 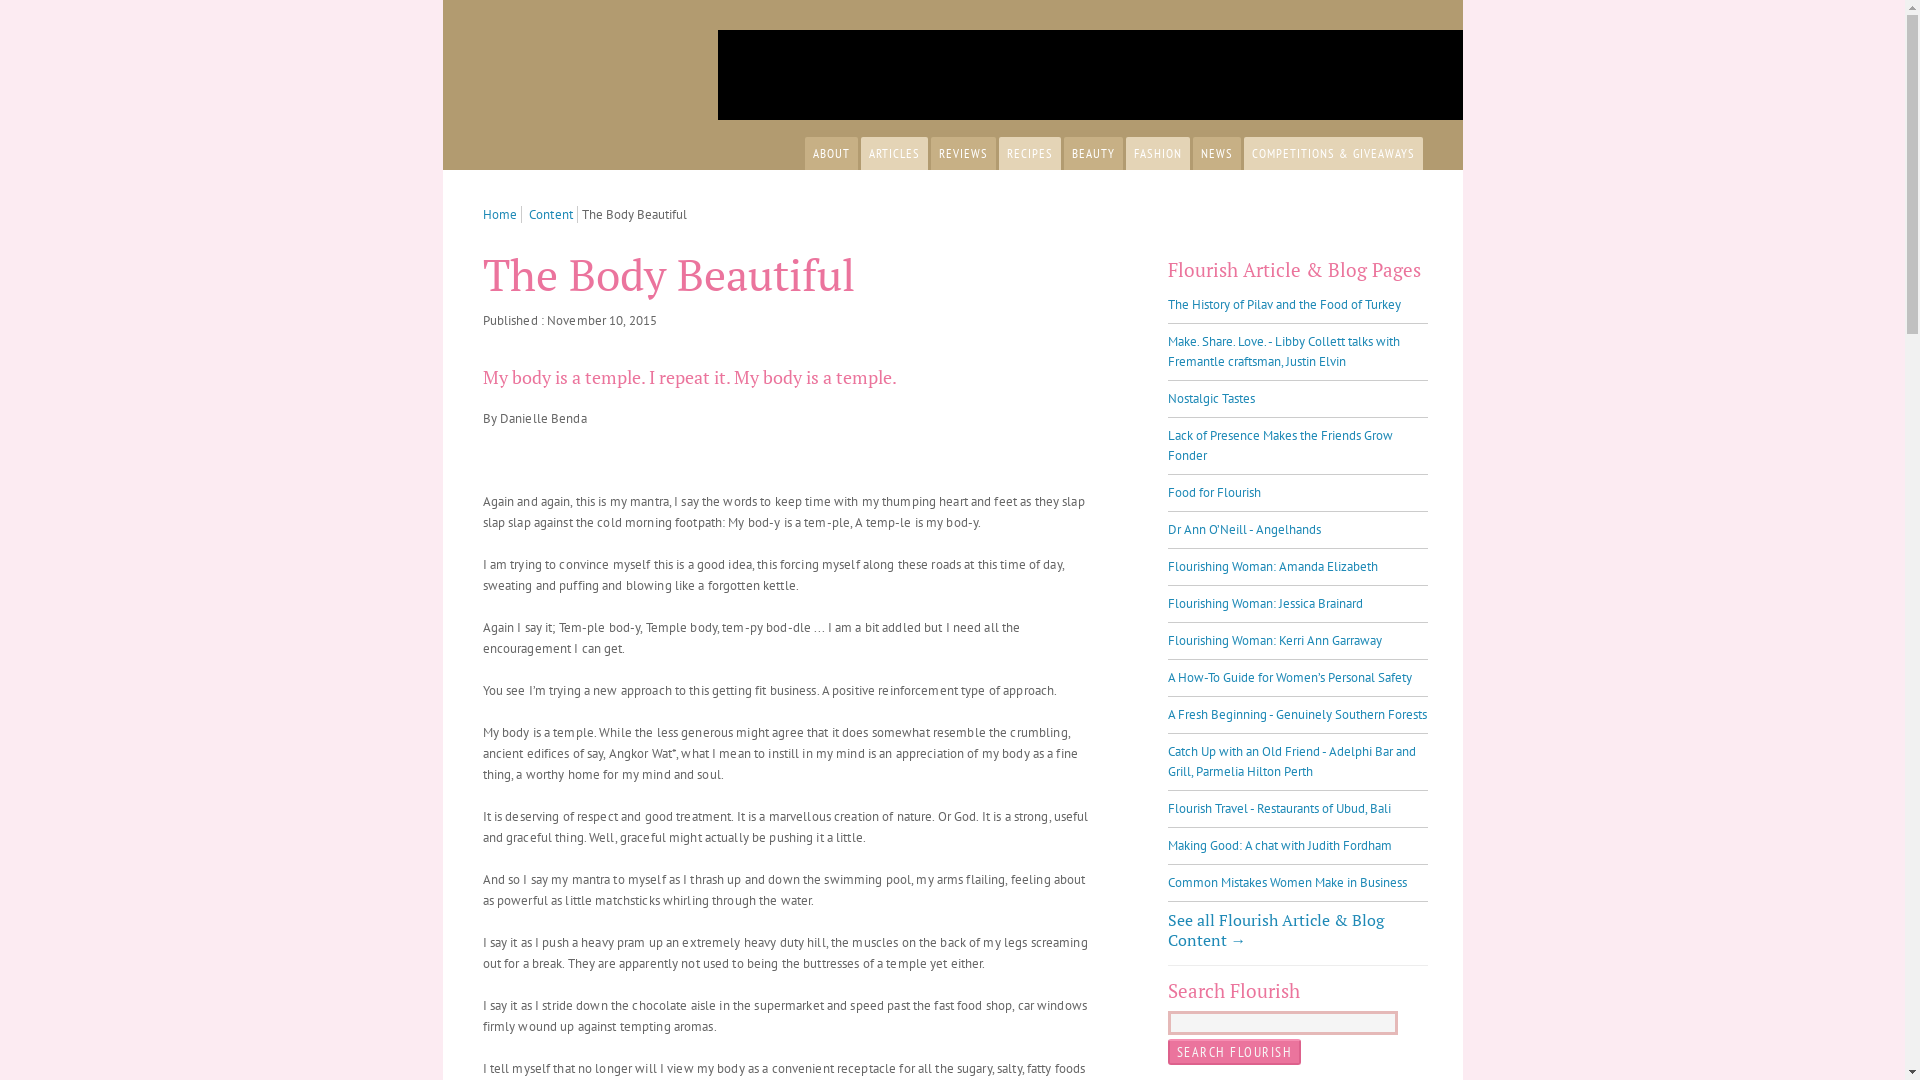 What do you see at coordinates (1092, 152) in the screenshot?
I see `'BEAUTY'` at bounding box center [1092, 152].